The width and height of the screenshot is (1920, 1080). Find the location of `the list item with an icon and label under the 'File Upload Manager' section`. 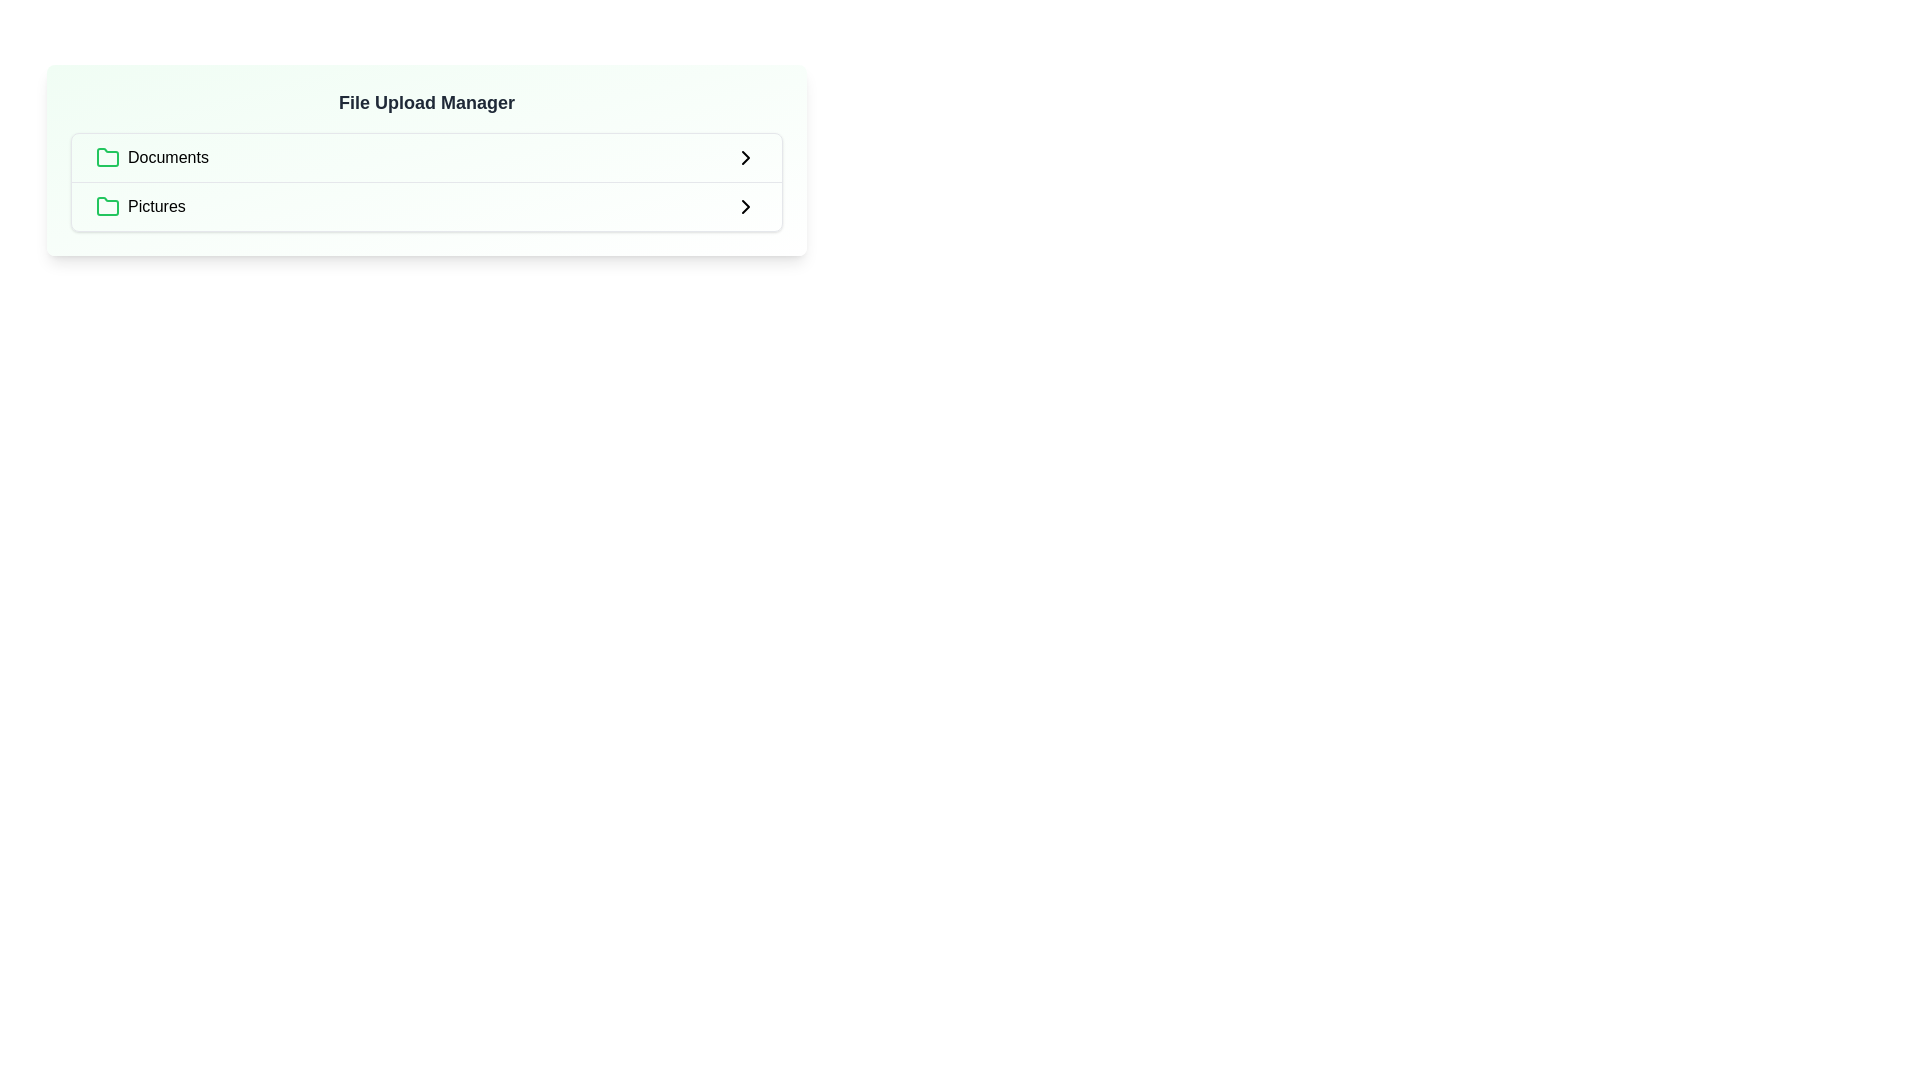

the list item with an icon and label under the 'File Upload Manager' section is located at coordinates (151, 157).